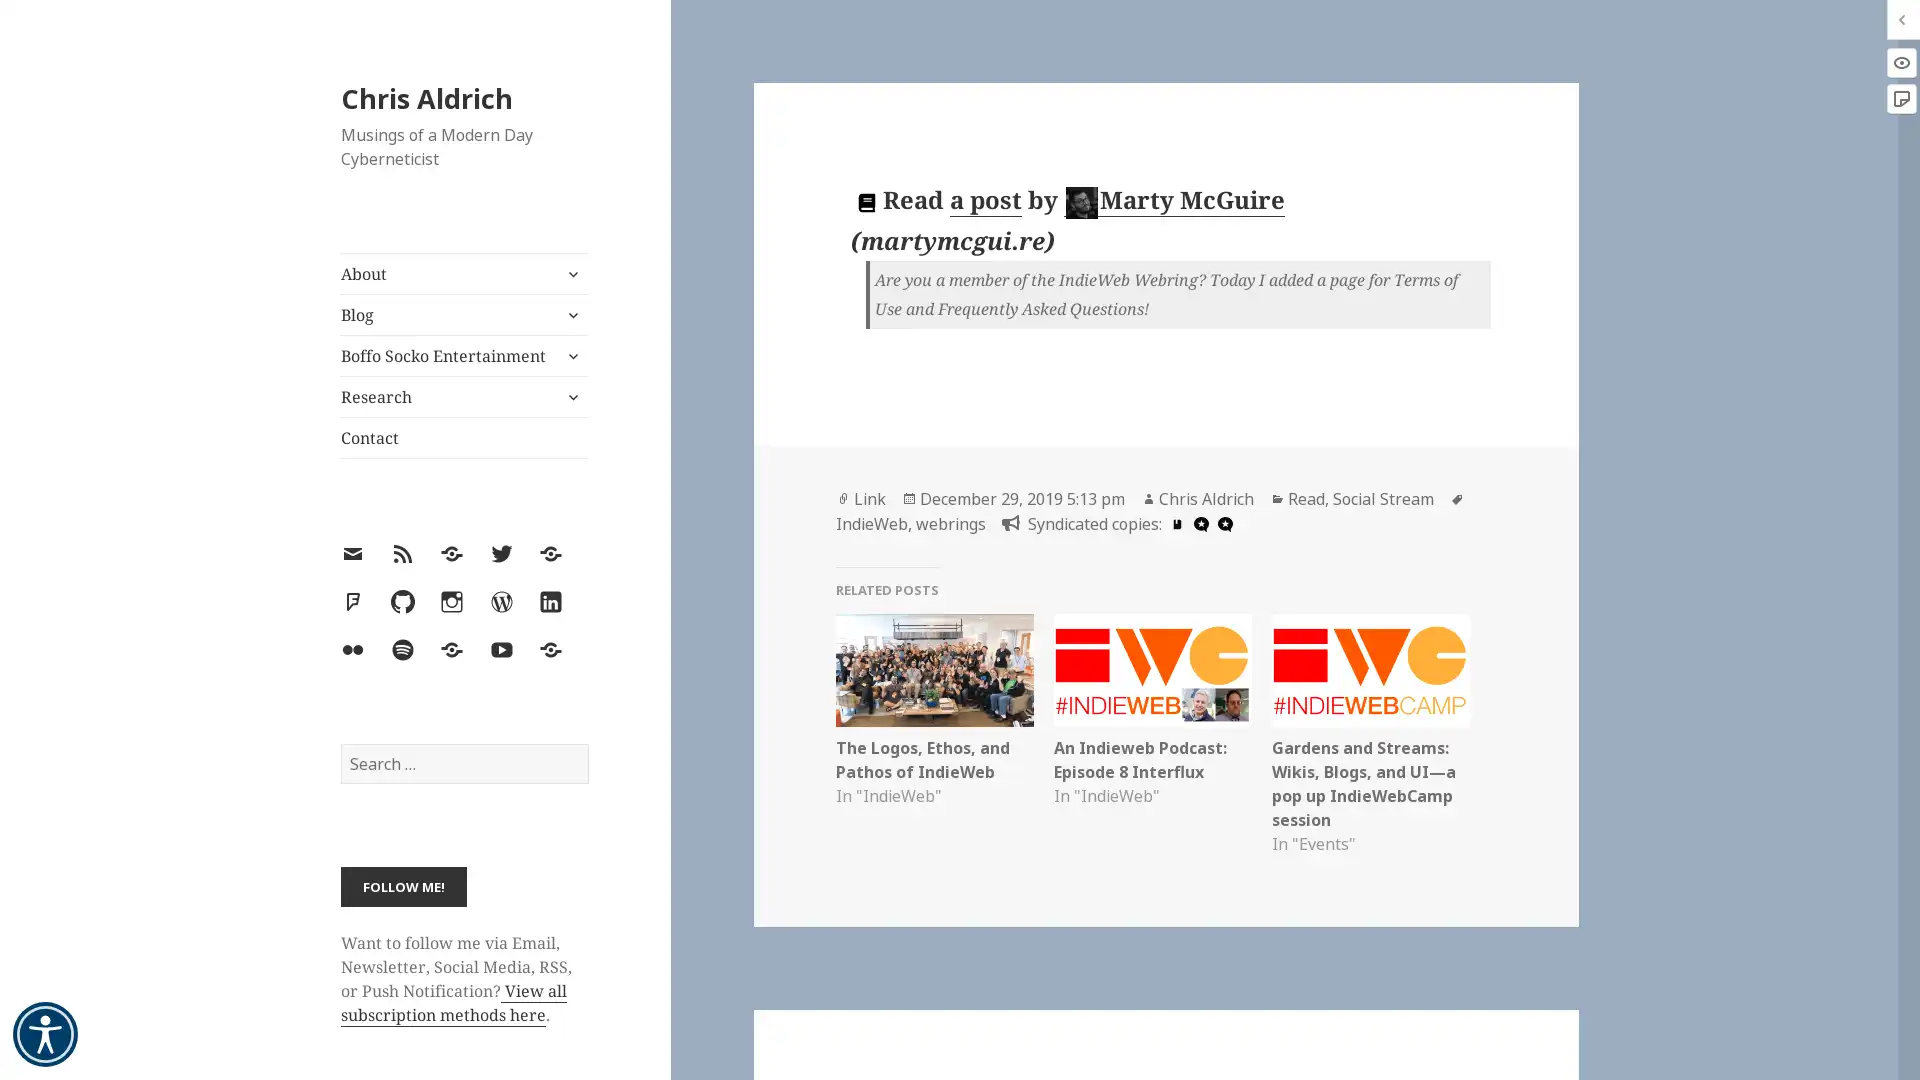  I want to click on Show highlights, so click(1900, 61).